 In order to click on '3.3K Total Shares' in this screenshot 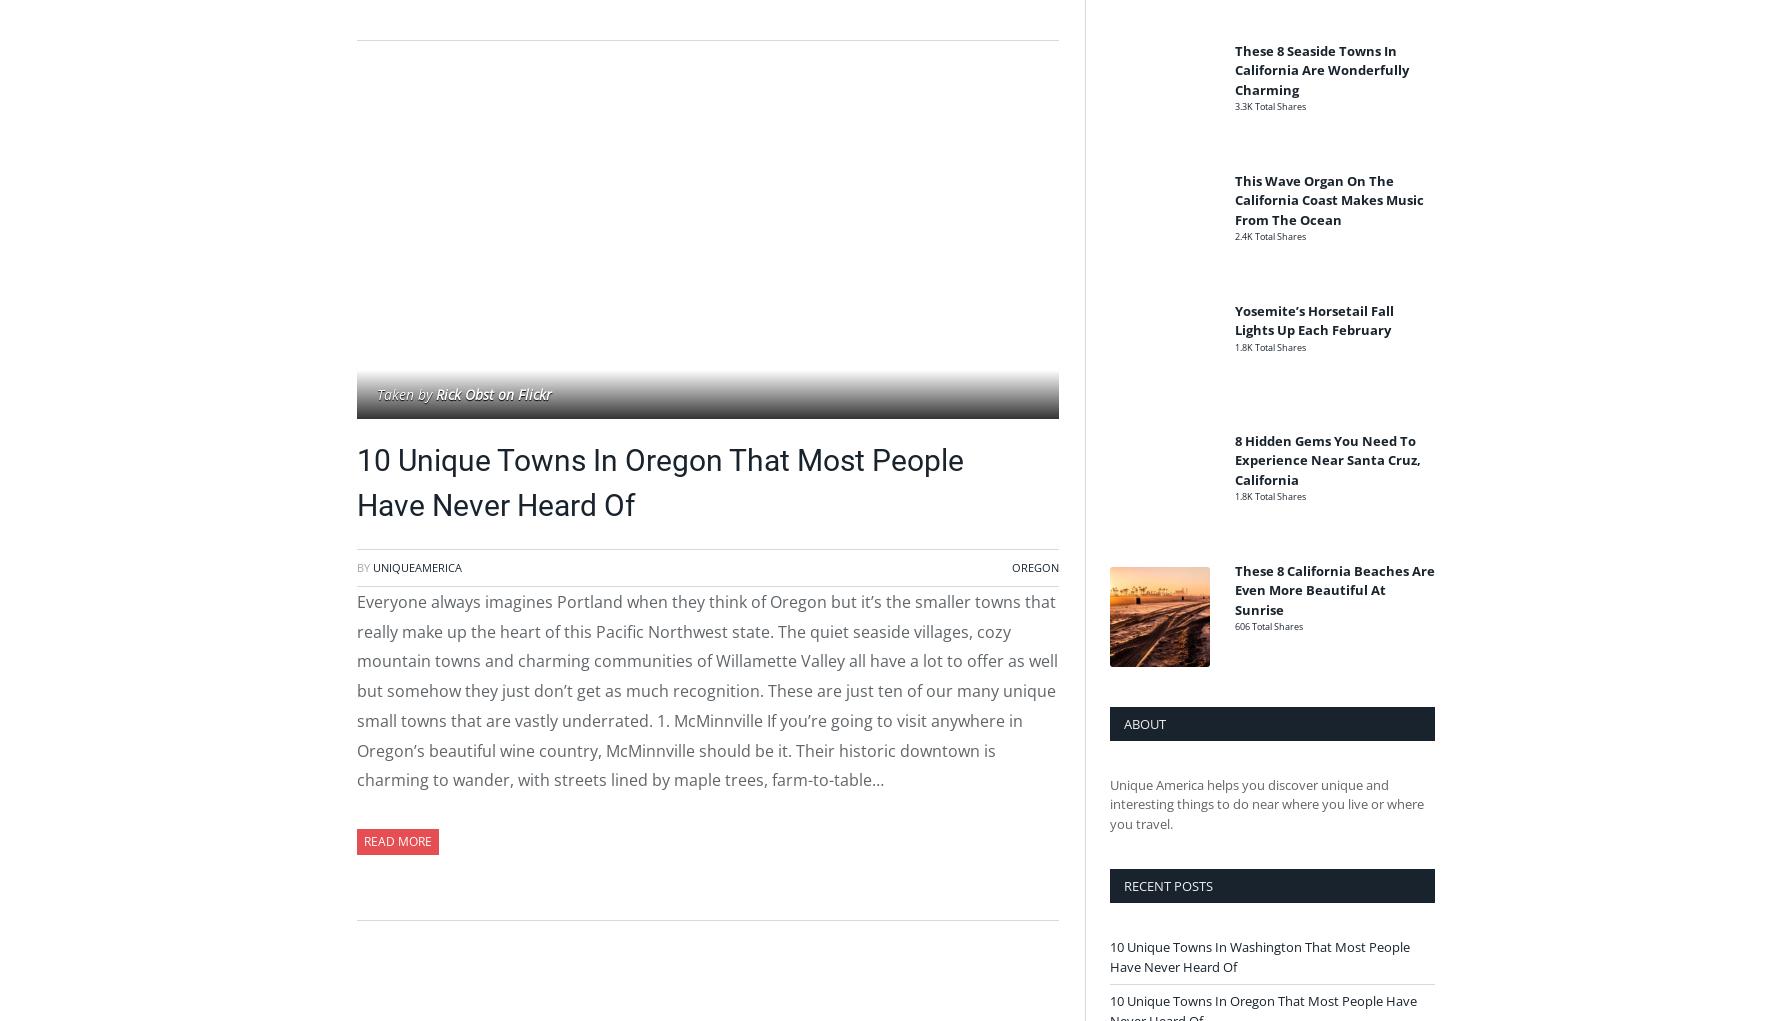, I will do `click(1270, 105)`.